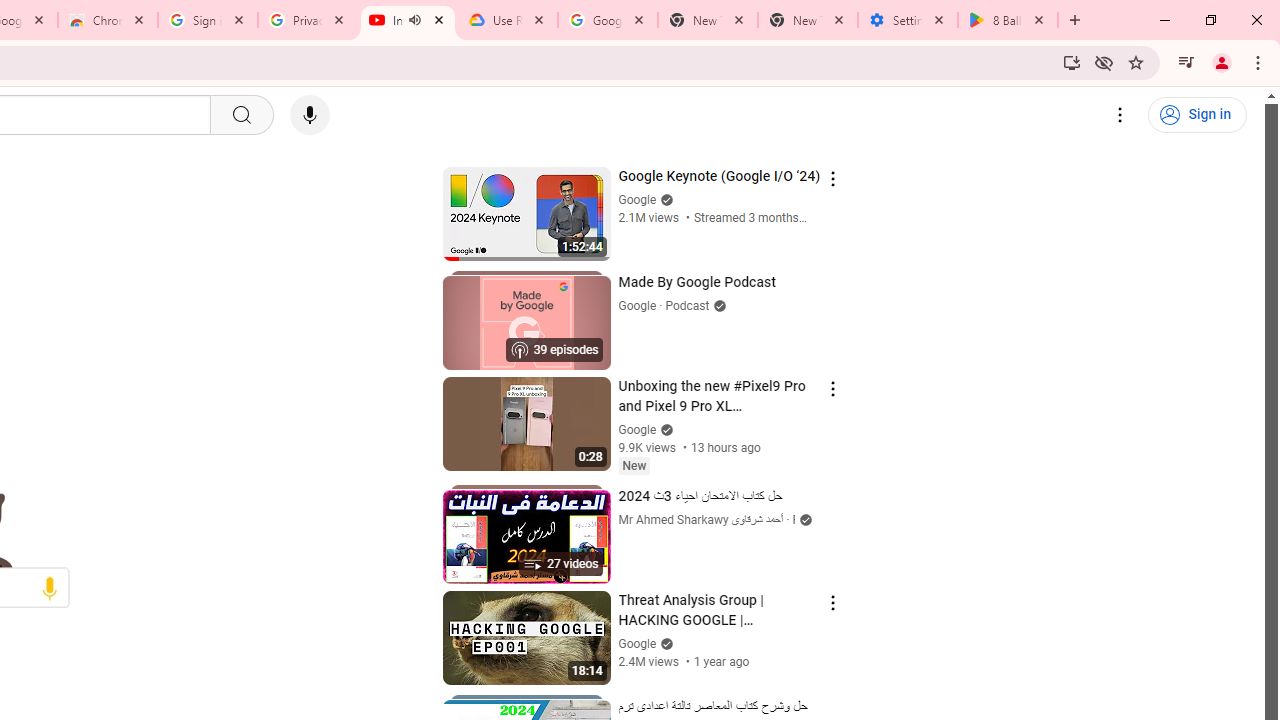 The width and height of the screenshot is (1280, 720). Describe the element at coordinates (906, 20) in the screenshot. I see `'Settings - System'` at that location.